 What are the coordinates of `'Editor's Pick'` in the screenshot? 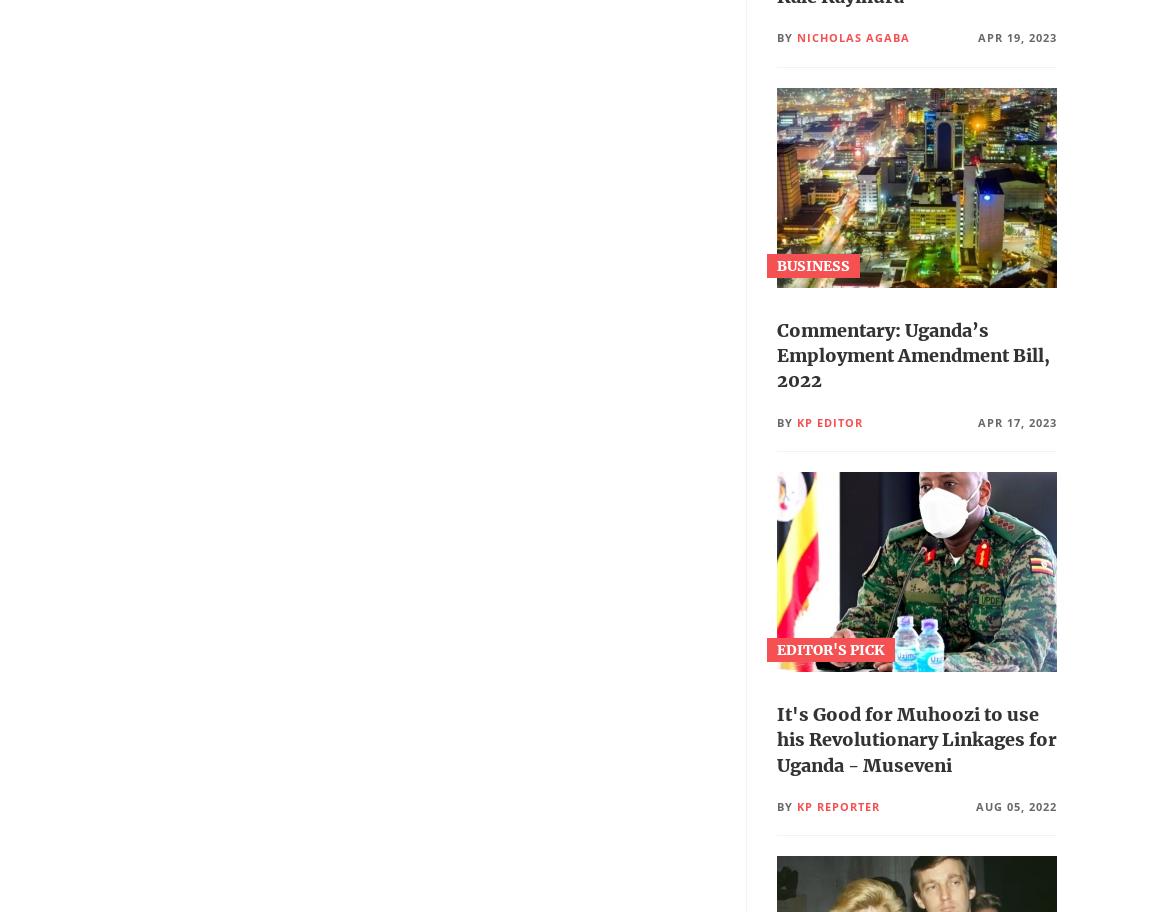 It's located at (828, 648).